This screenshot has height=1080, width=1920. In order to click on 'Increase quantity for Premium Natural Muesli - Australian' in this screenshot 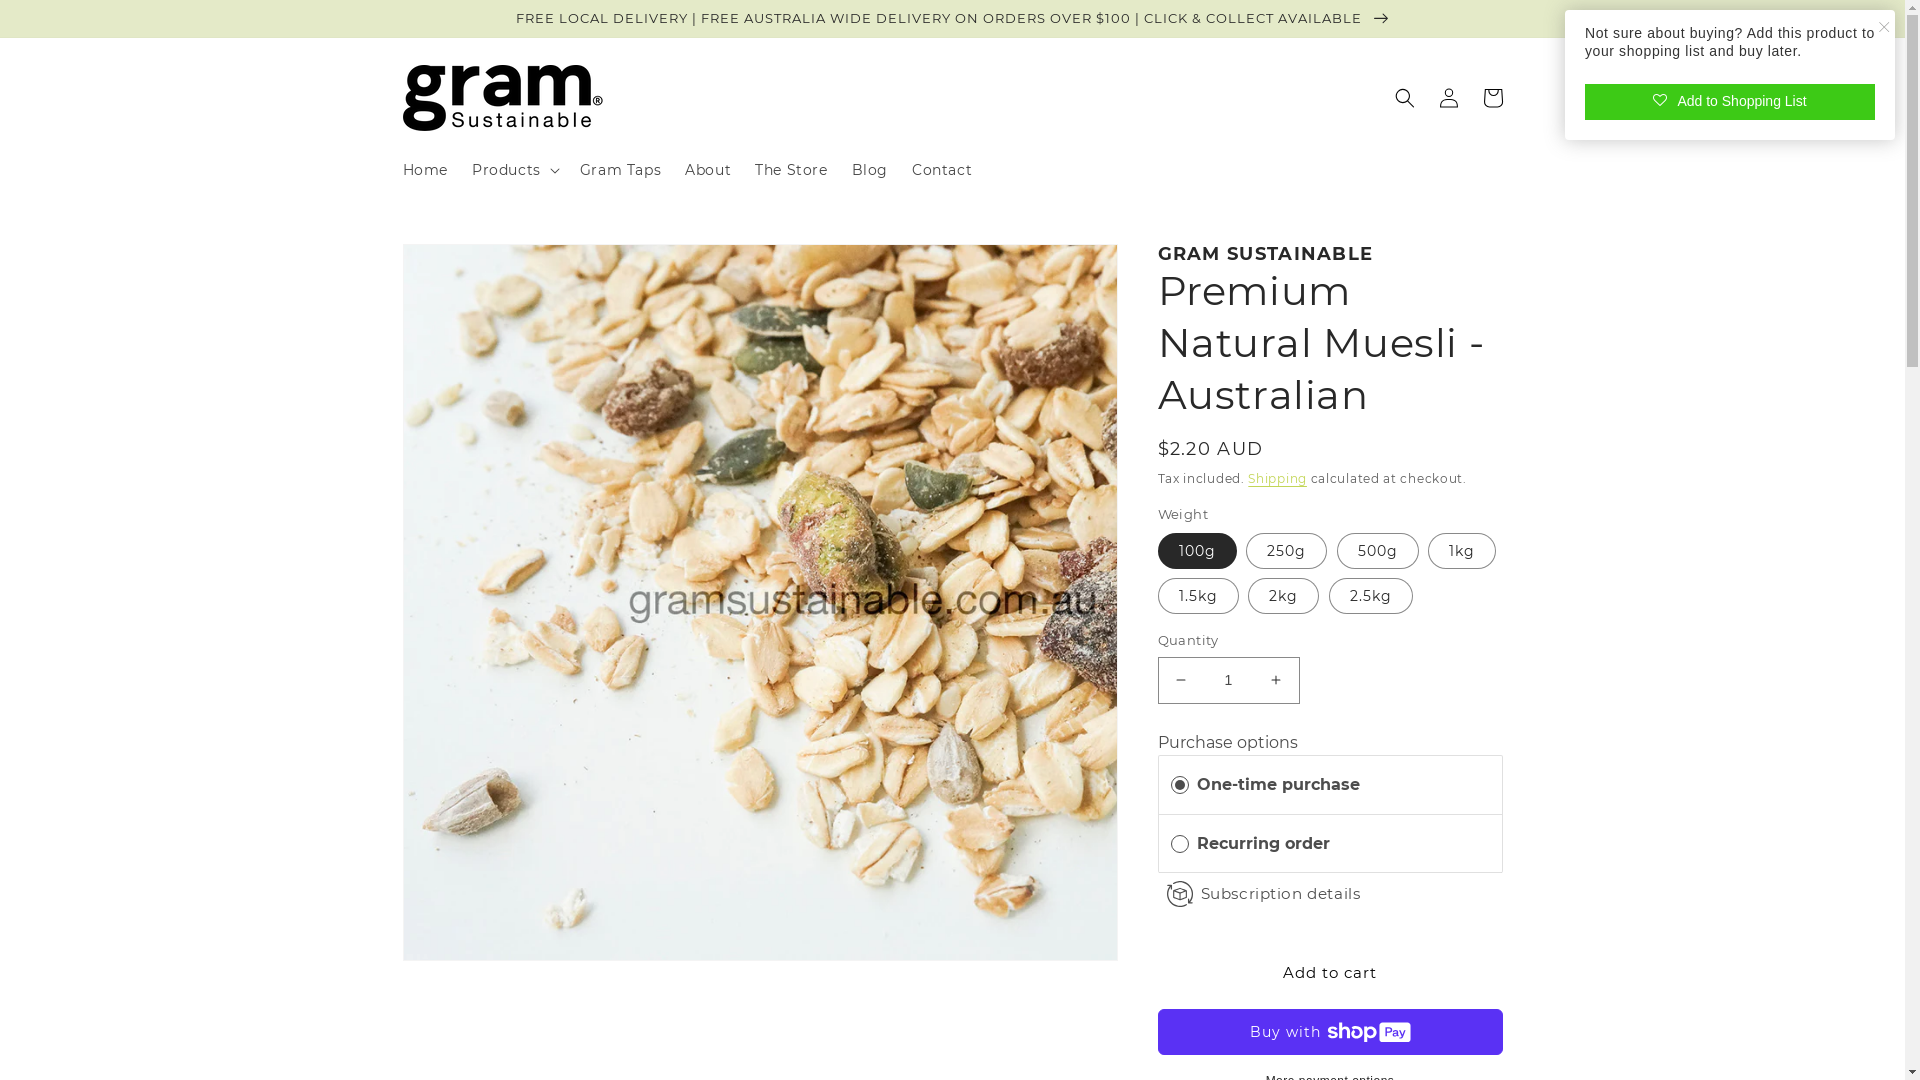, I will do `click(1275, 679)`.